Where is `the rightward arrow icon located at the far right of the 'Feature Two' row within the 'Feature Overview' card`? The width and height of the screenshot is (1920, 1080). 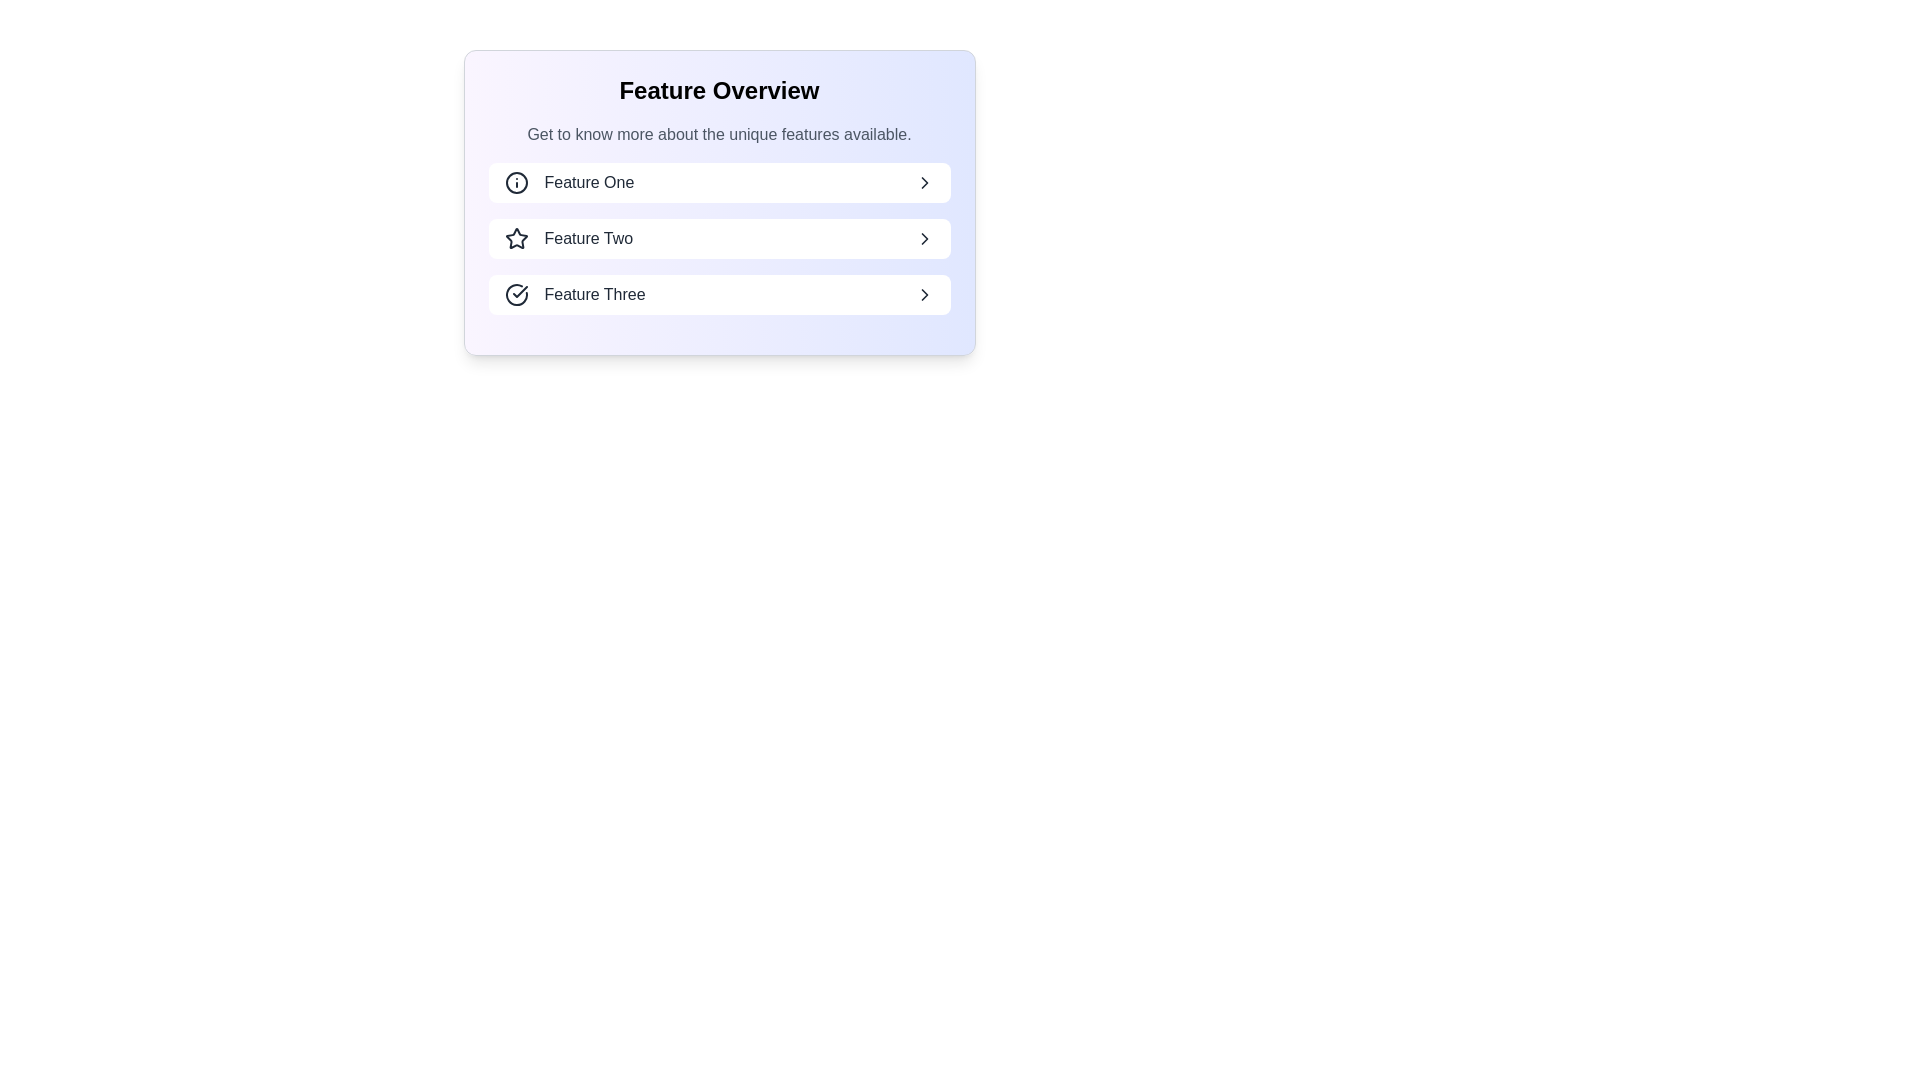 the rightward arrow icon located at the far right of the 'Feature Two' row within the 'Feature Overview' card is located at coordinates (923, 238).